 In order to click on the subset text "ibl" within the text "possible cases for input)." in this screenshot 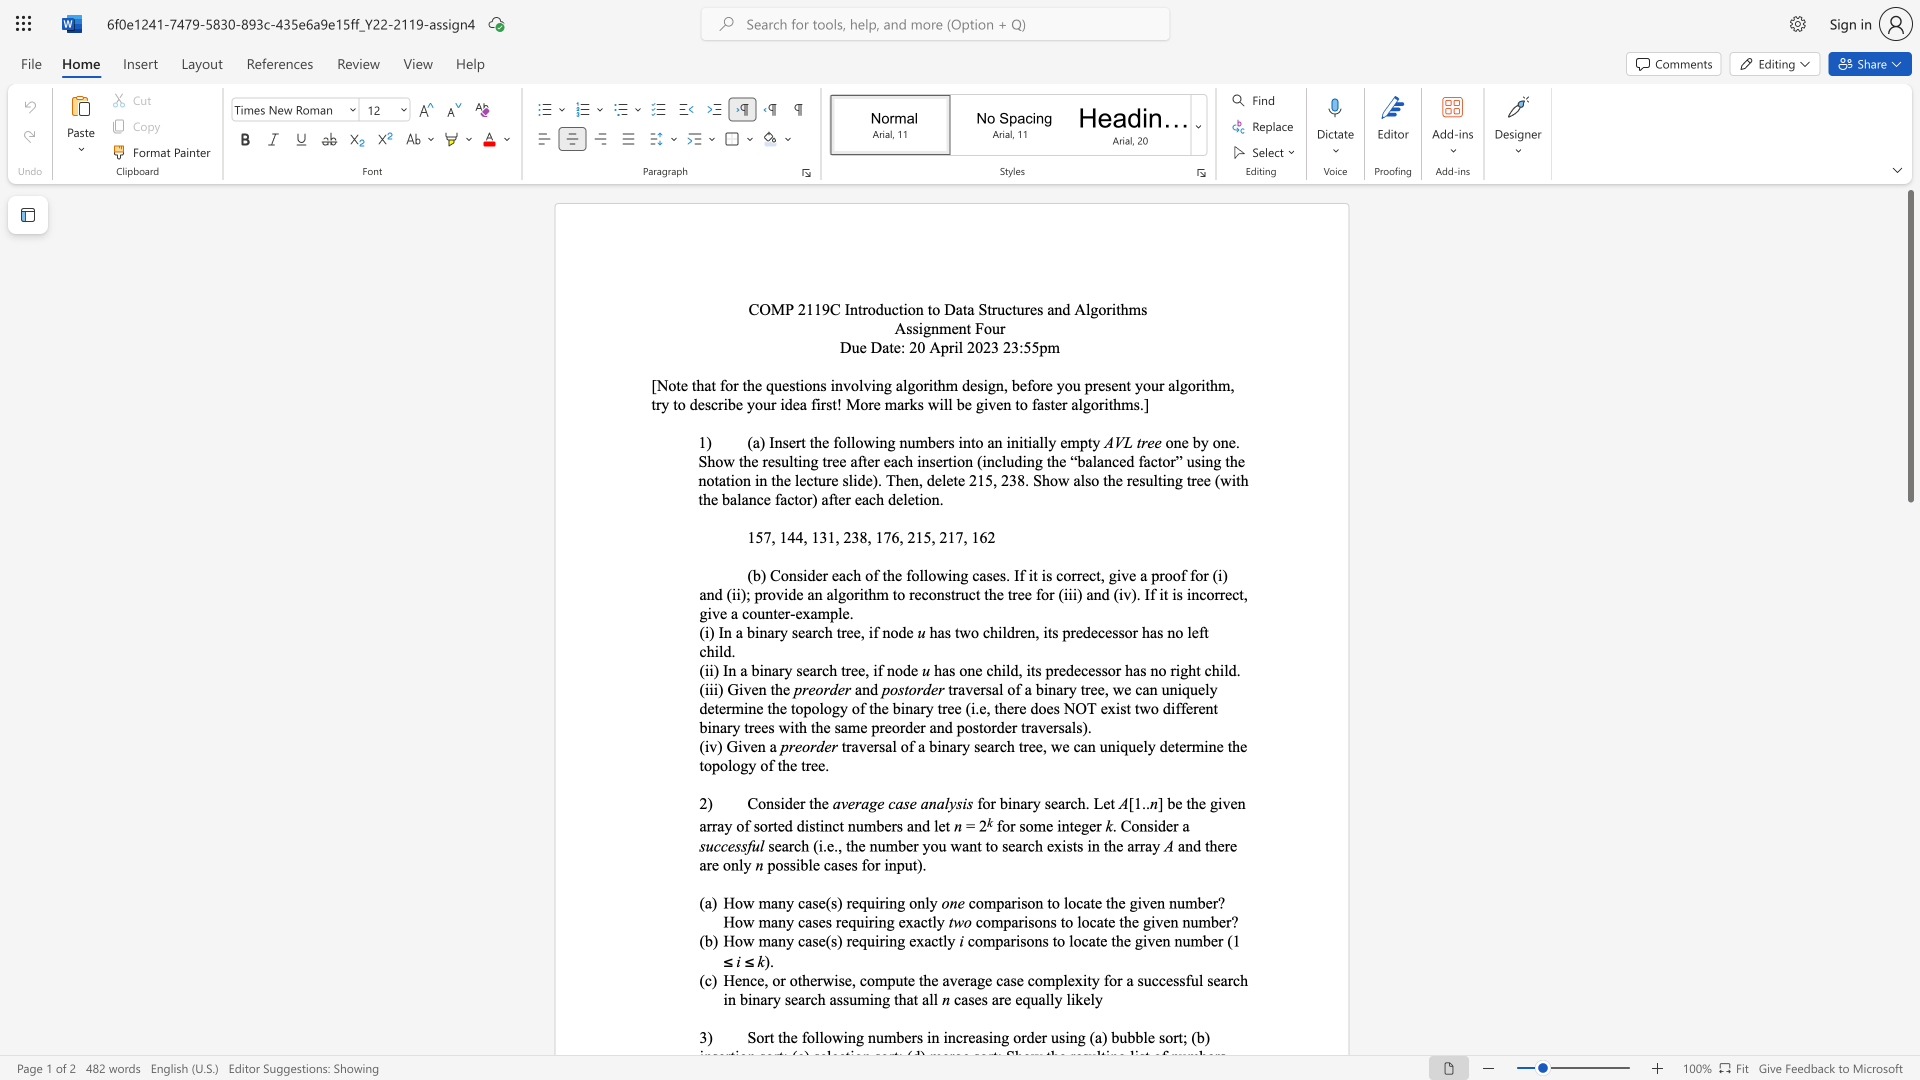, I will do `click(794, 864)`.